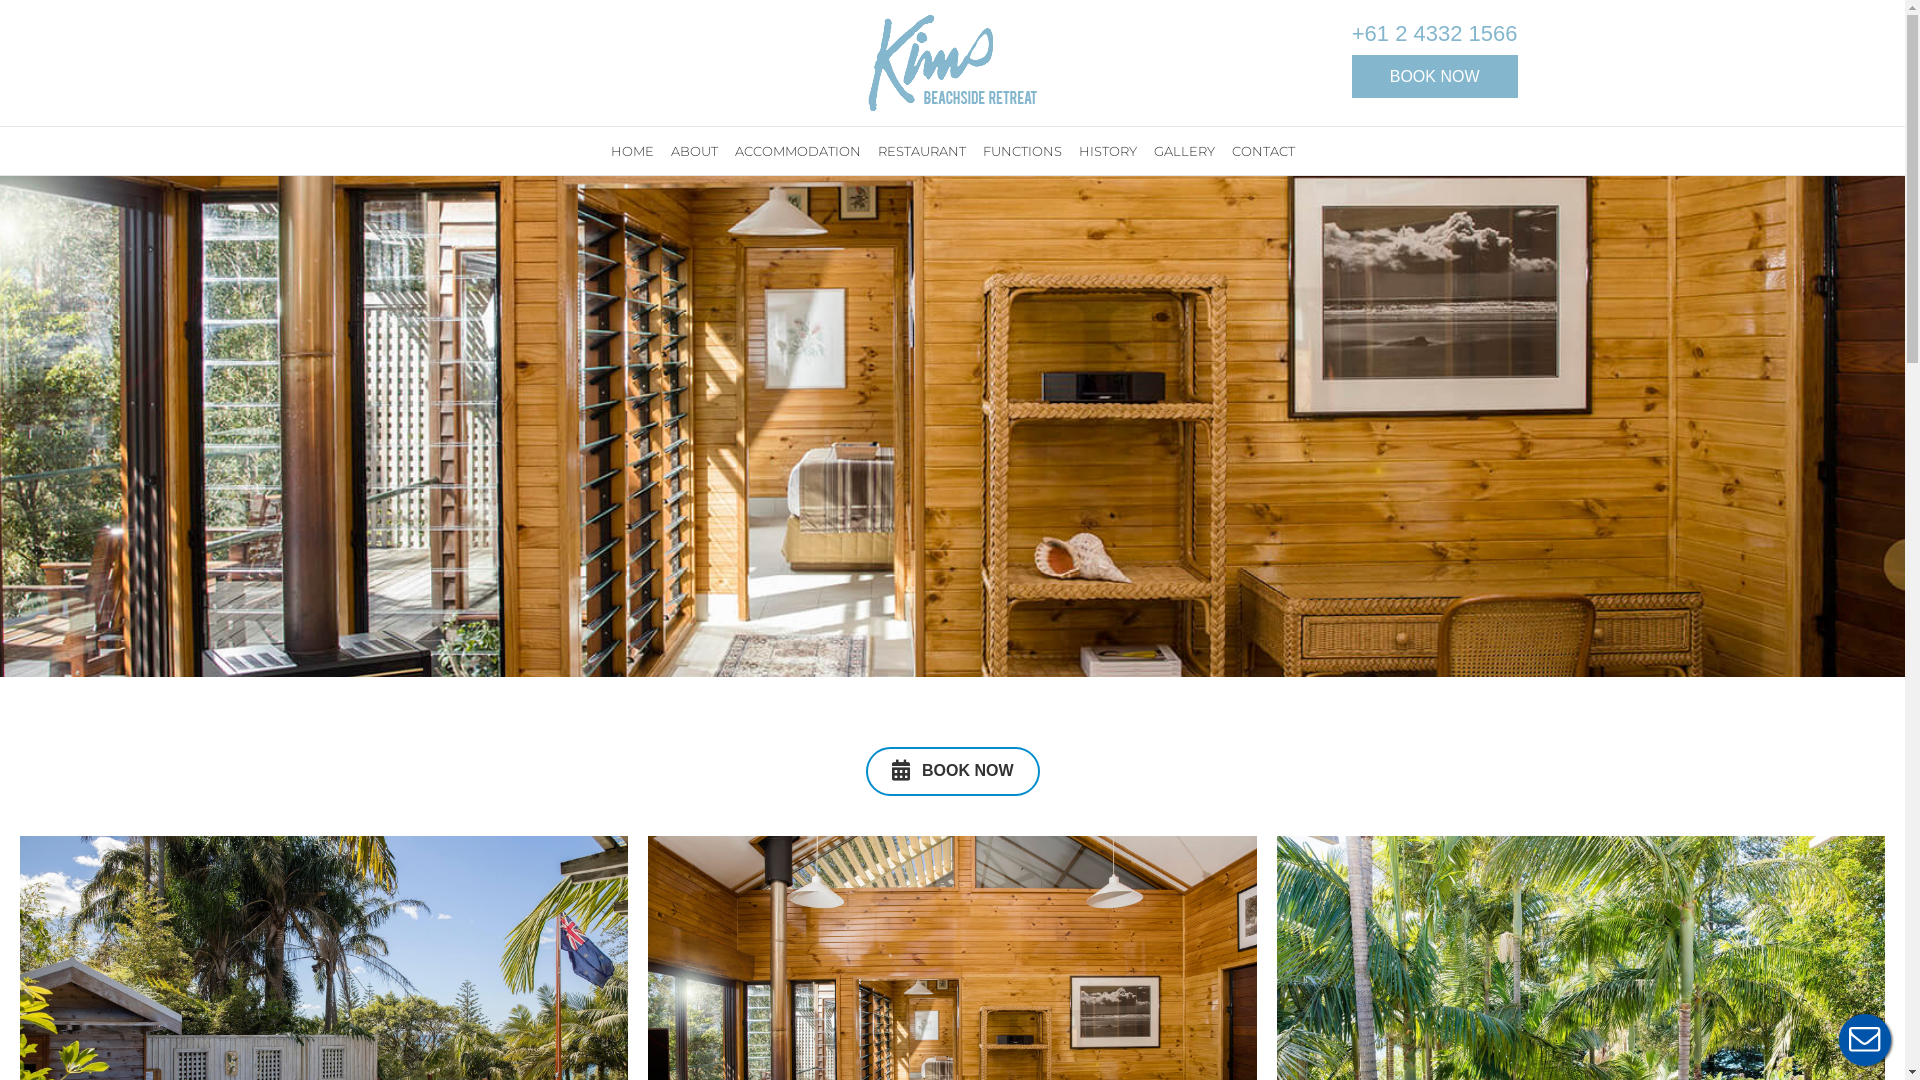 This screenshot has width=1920, height=1080. I want to click on 'ABOUT', so click(694, 149).